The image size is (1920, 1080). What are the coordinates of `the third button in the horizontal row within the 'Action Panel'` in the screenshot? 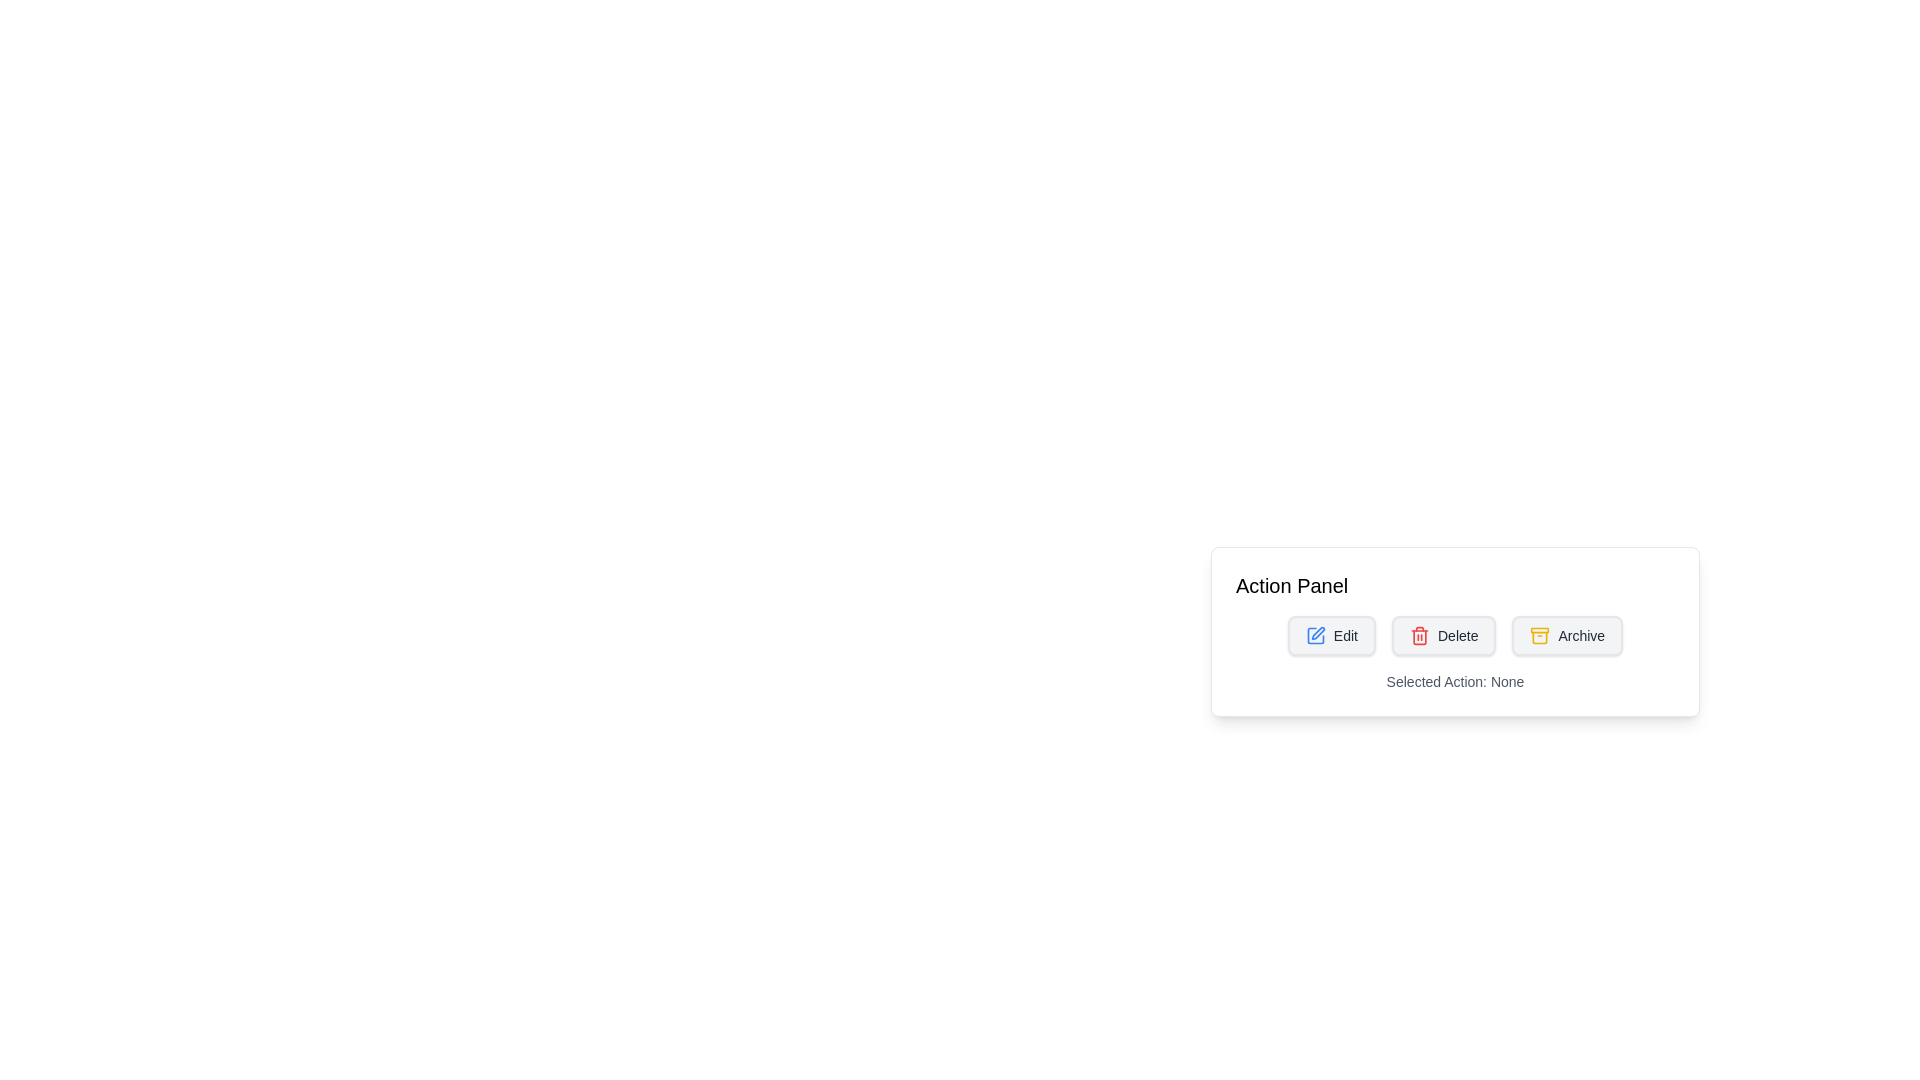 It's located at (1566, 636).